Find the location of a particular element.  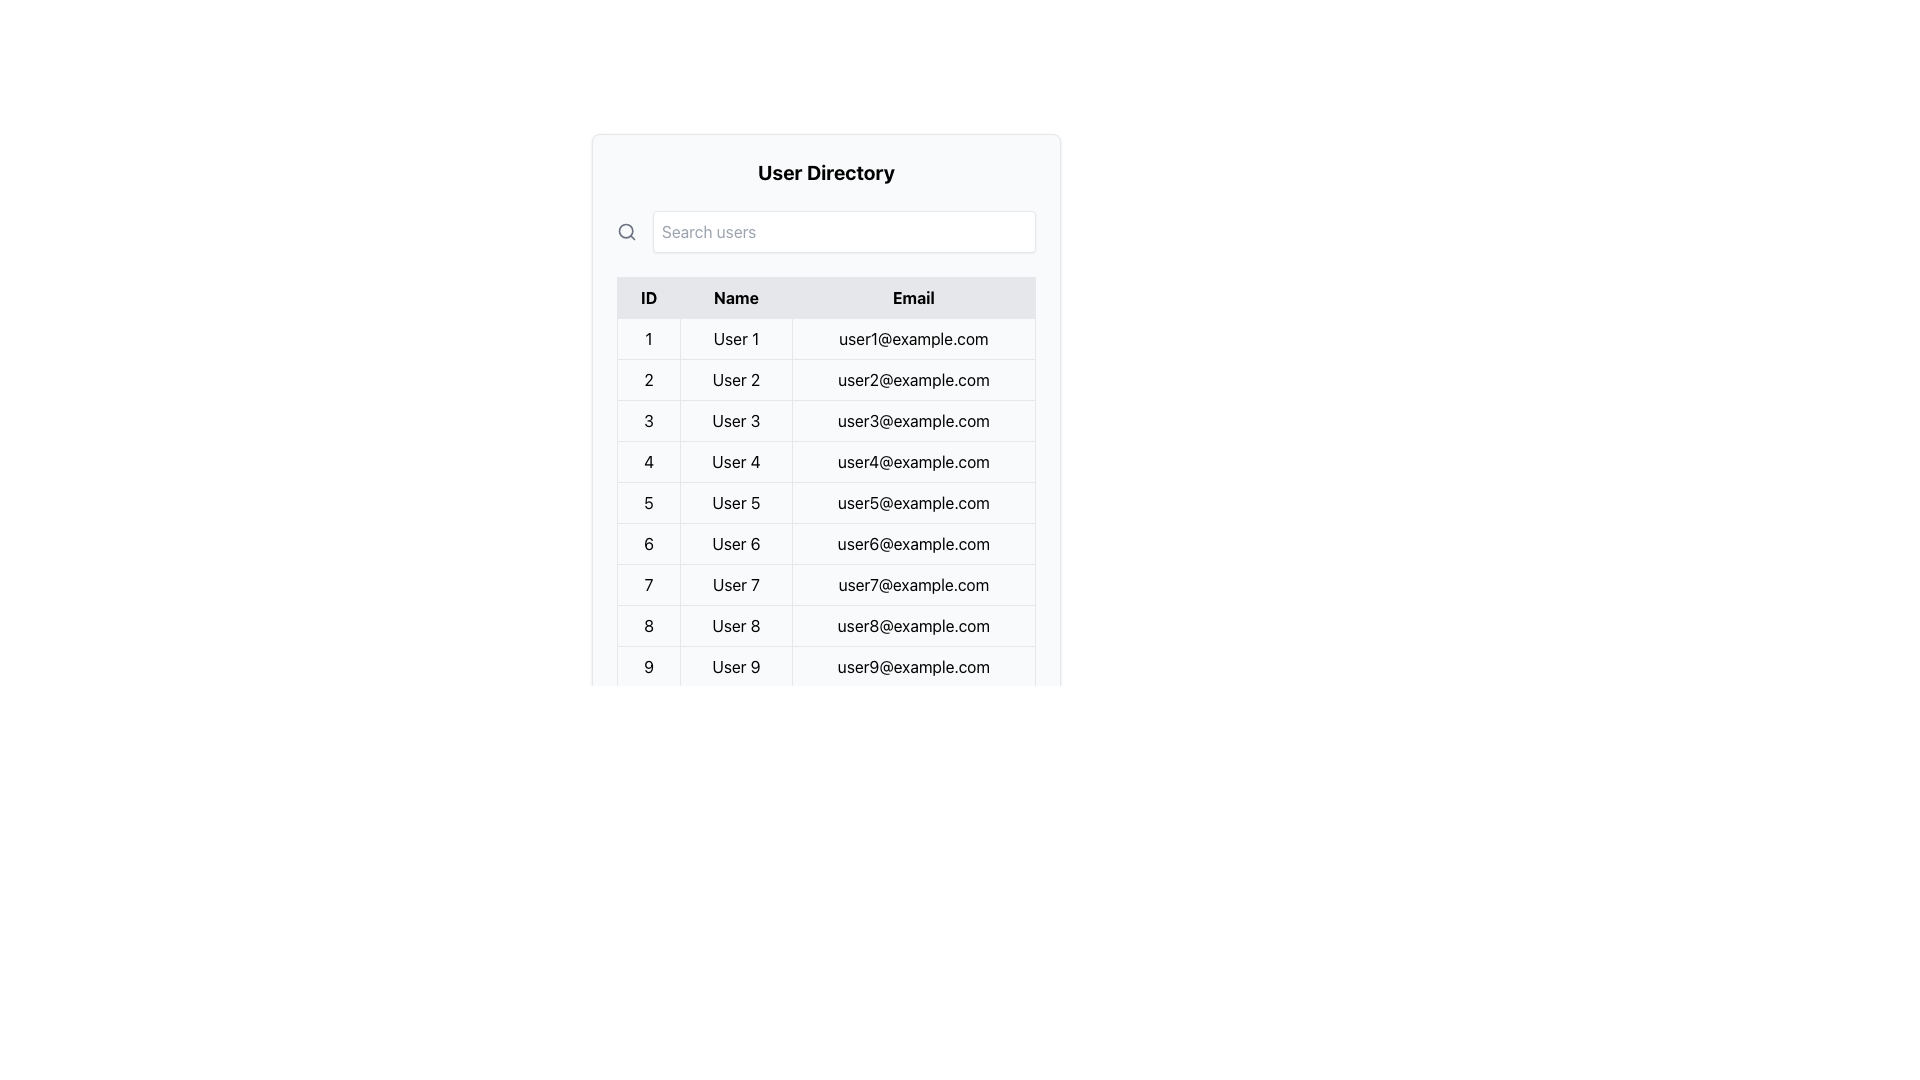

the Text display cell displaying the ID number '7' in the first column of the user directory table, located in the seventh row is located at coordinates (648, 585).